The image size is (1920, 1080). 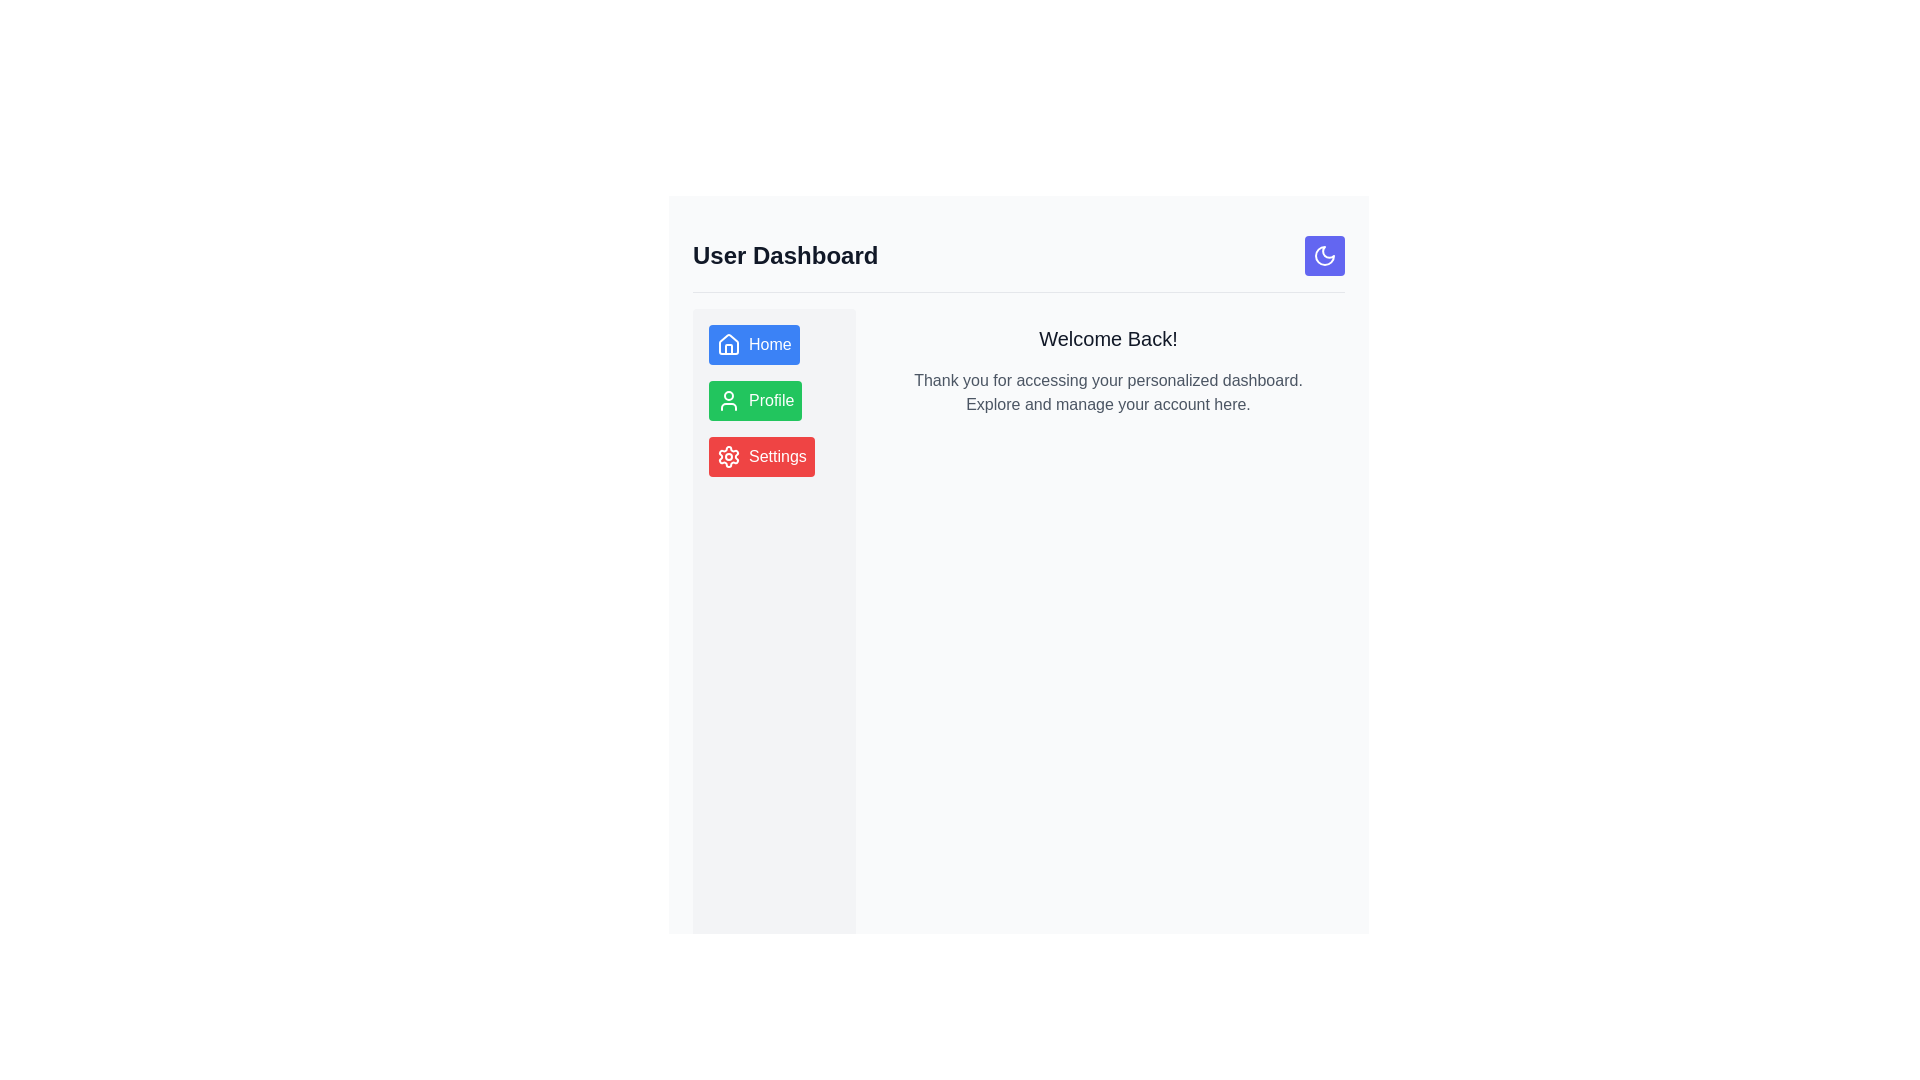 What do you see at coordinates (1324, 254) in the screenshot?
I see `the nighttime mode toggle icon located at the top-right corner of the user interface, inside a square button` at bounding box center [1324, 254].